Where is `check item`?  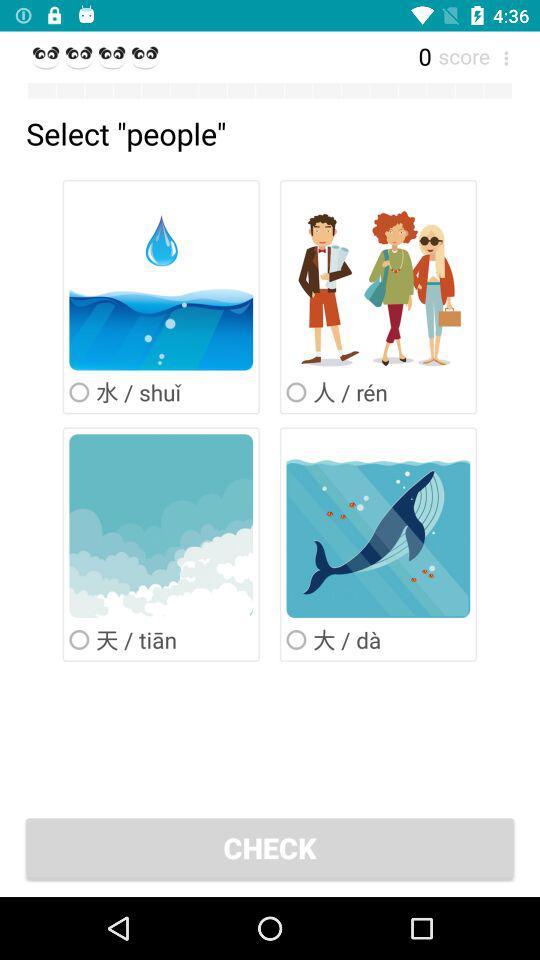
check item is located at coordinates (270, 846).